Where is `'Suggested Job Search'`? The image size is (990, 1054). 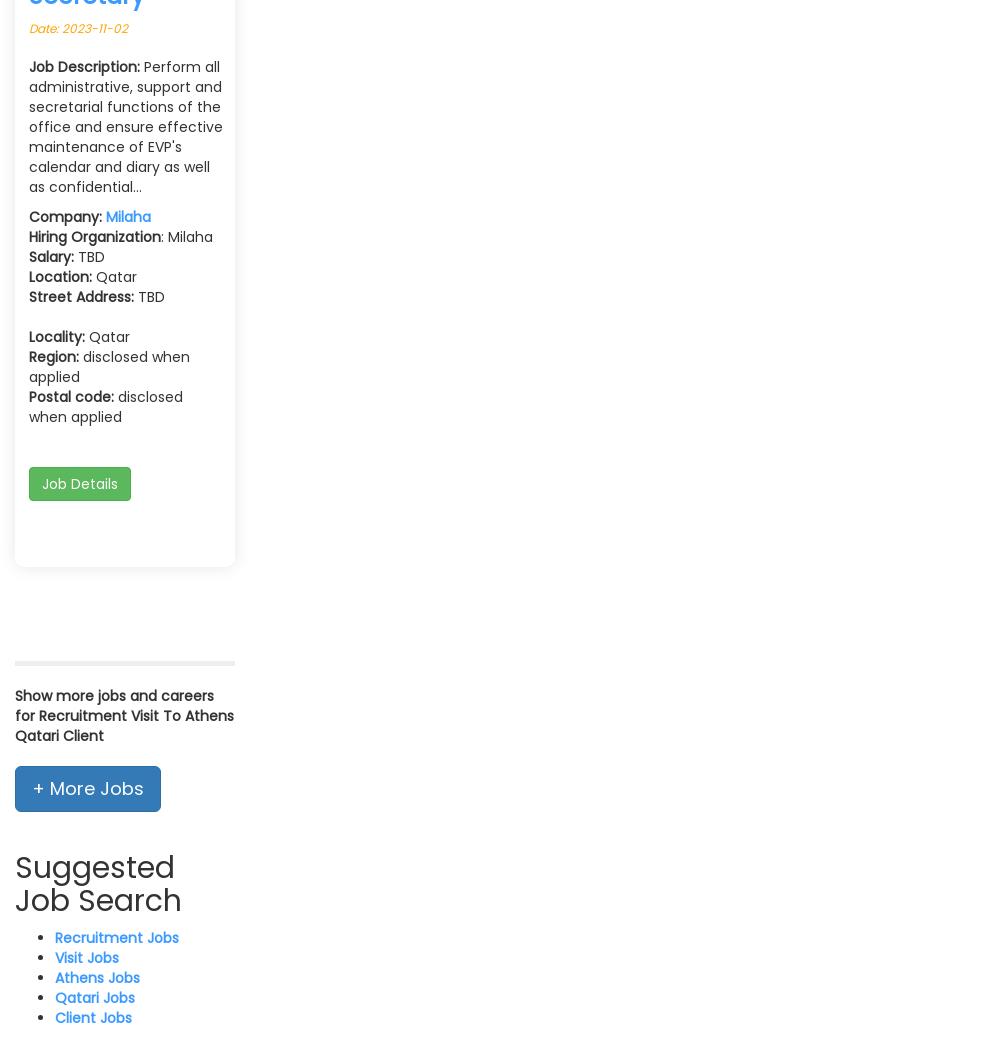 'Suggested Job Search' is located at coordinates (14, 883).